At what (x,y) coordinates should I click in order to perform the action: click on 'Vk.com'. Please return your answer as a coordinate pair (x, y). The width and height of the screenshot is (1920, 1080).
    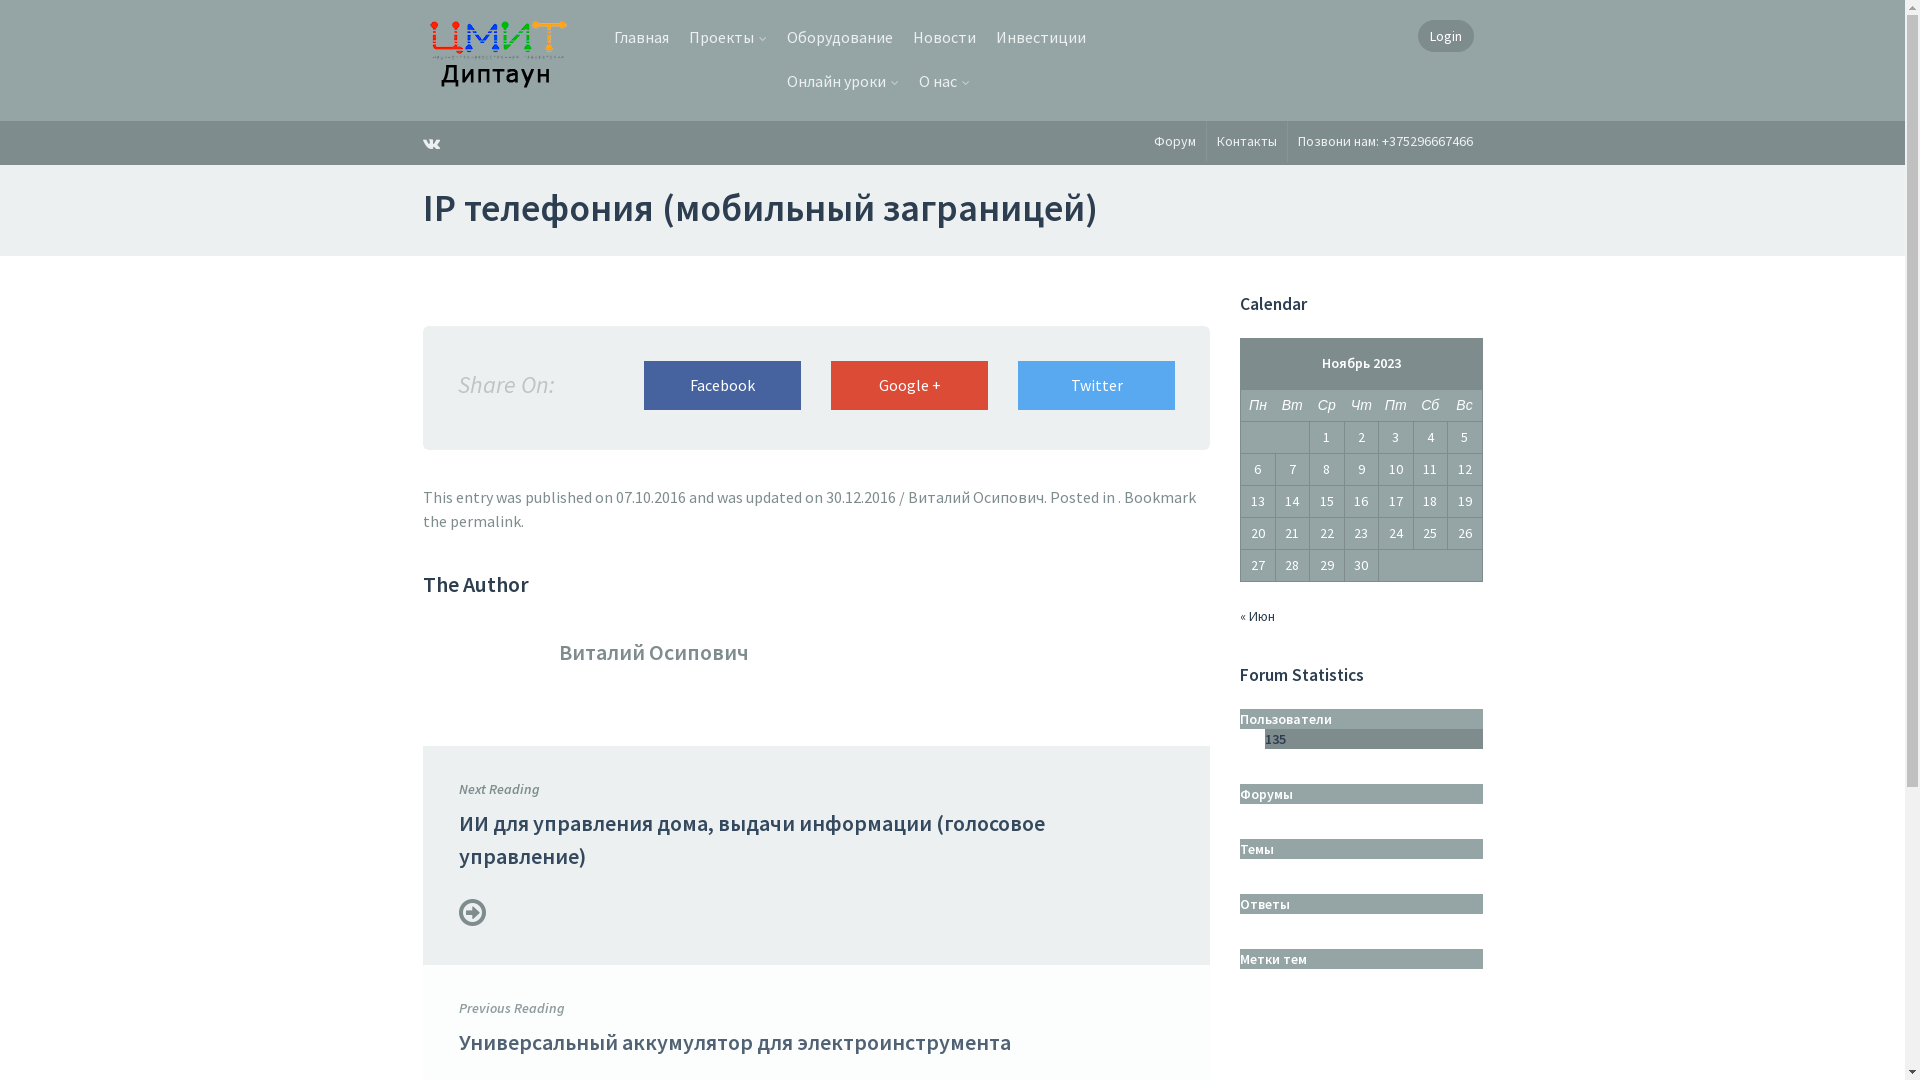
    Looking at the image, I should click on (421, 141).